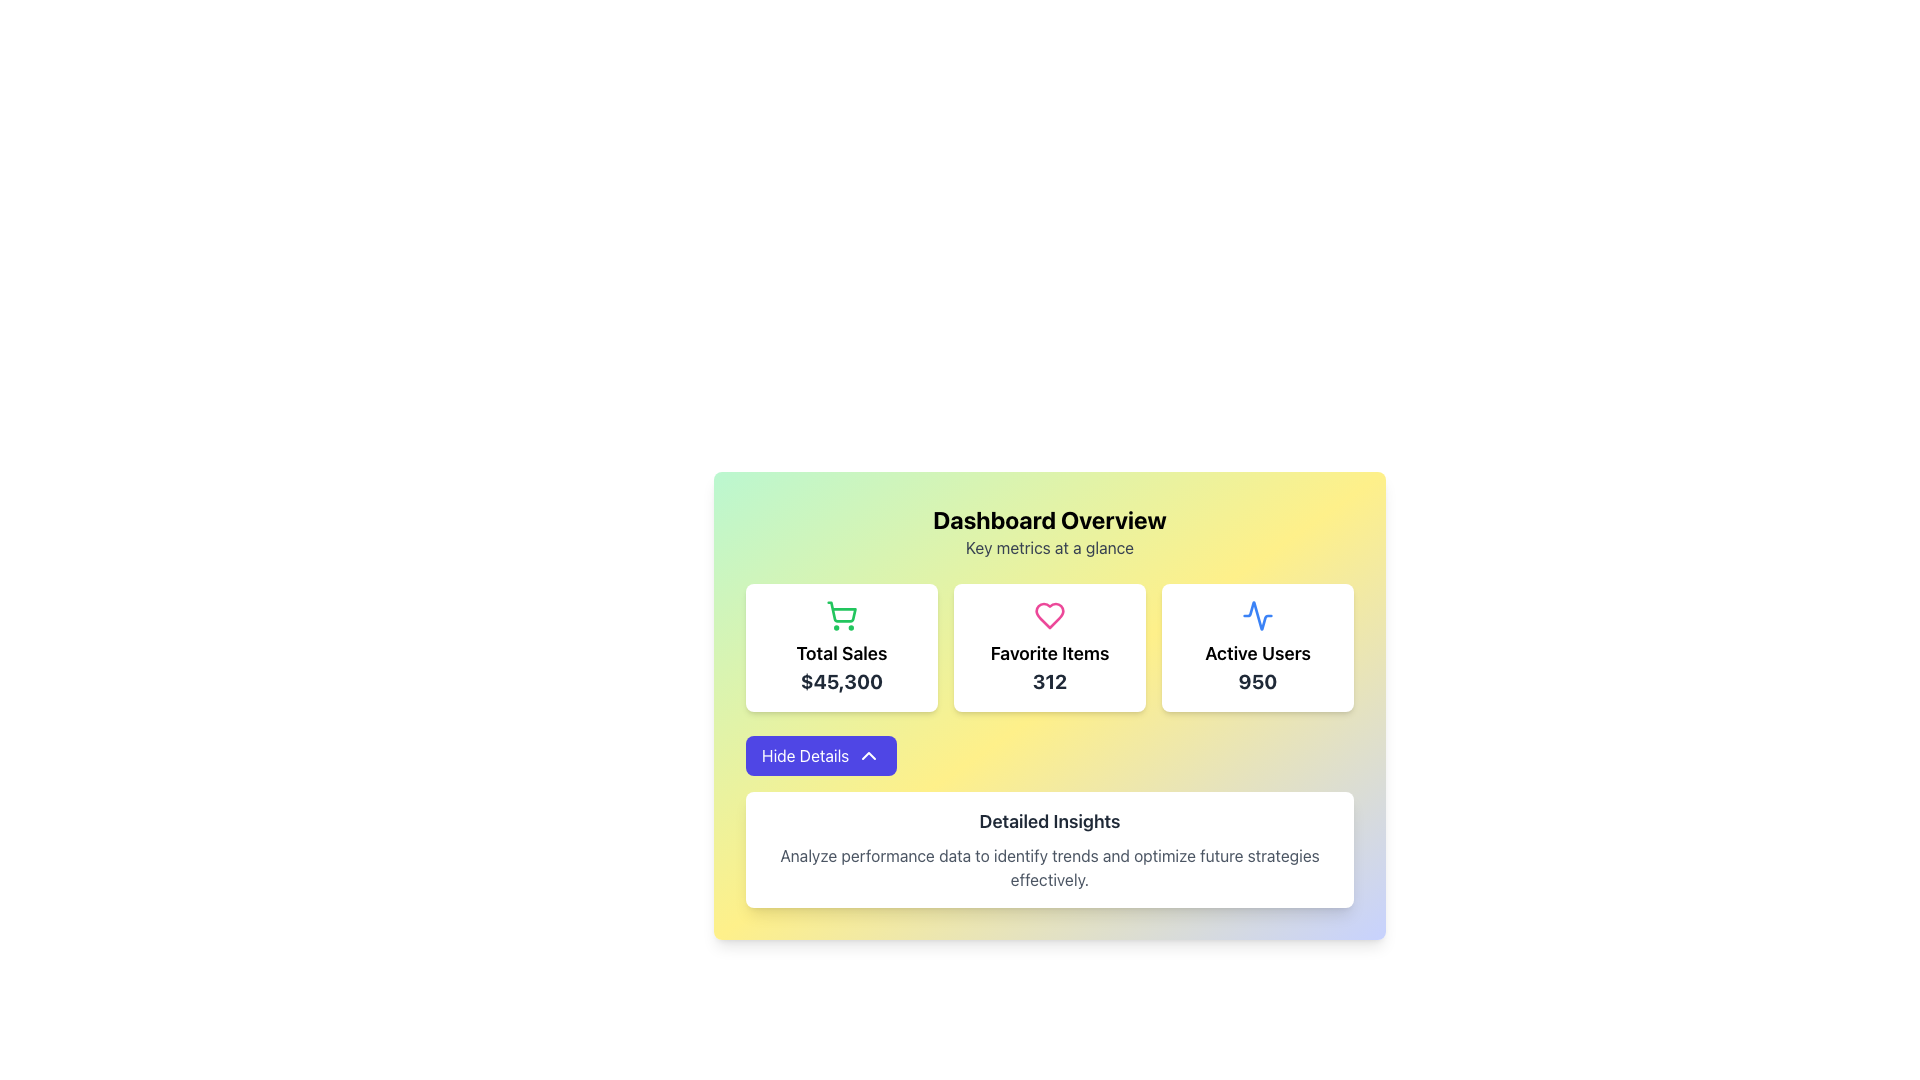 The height and width of the screenshot is (1080, 1920). Describe the element at coordinates (1049, 866) in the screenshot. I see `the block of text containing 'Analyze performance data to identify trends and optimize future strategies effectively.' located below the 'Detailed Insights' heading` at that location.